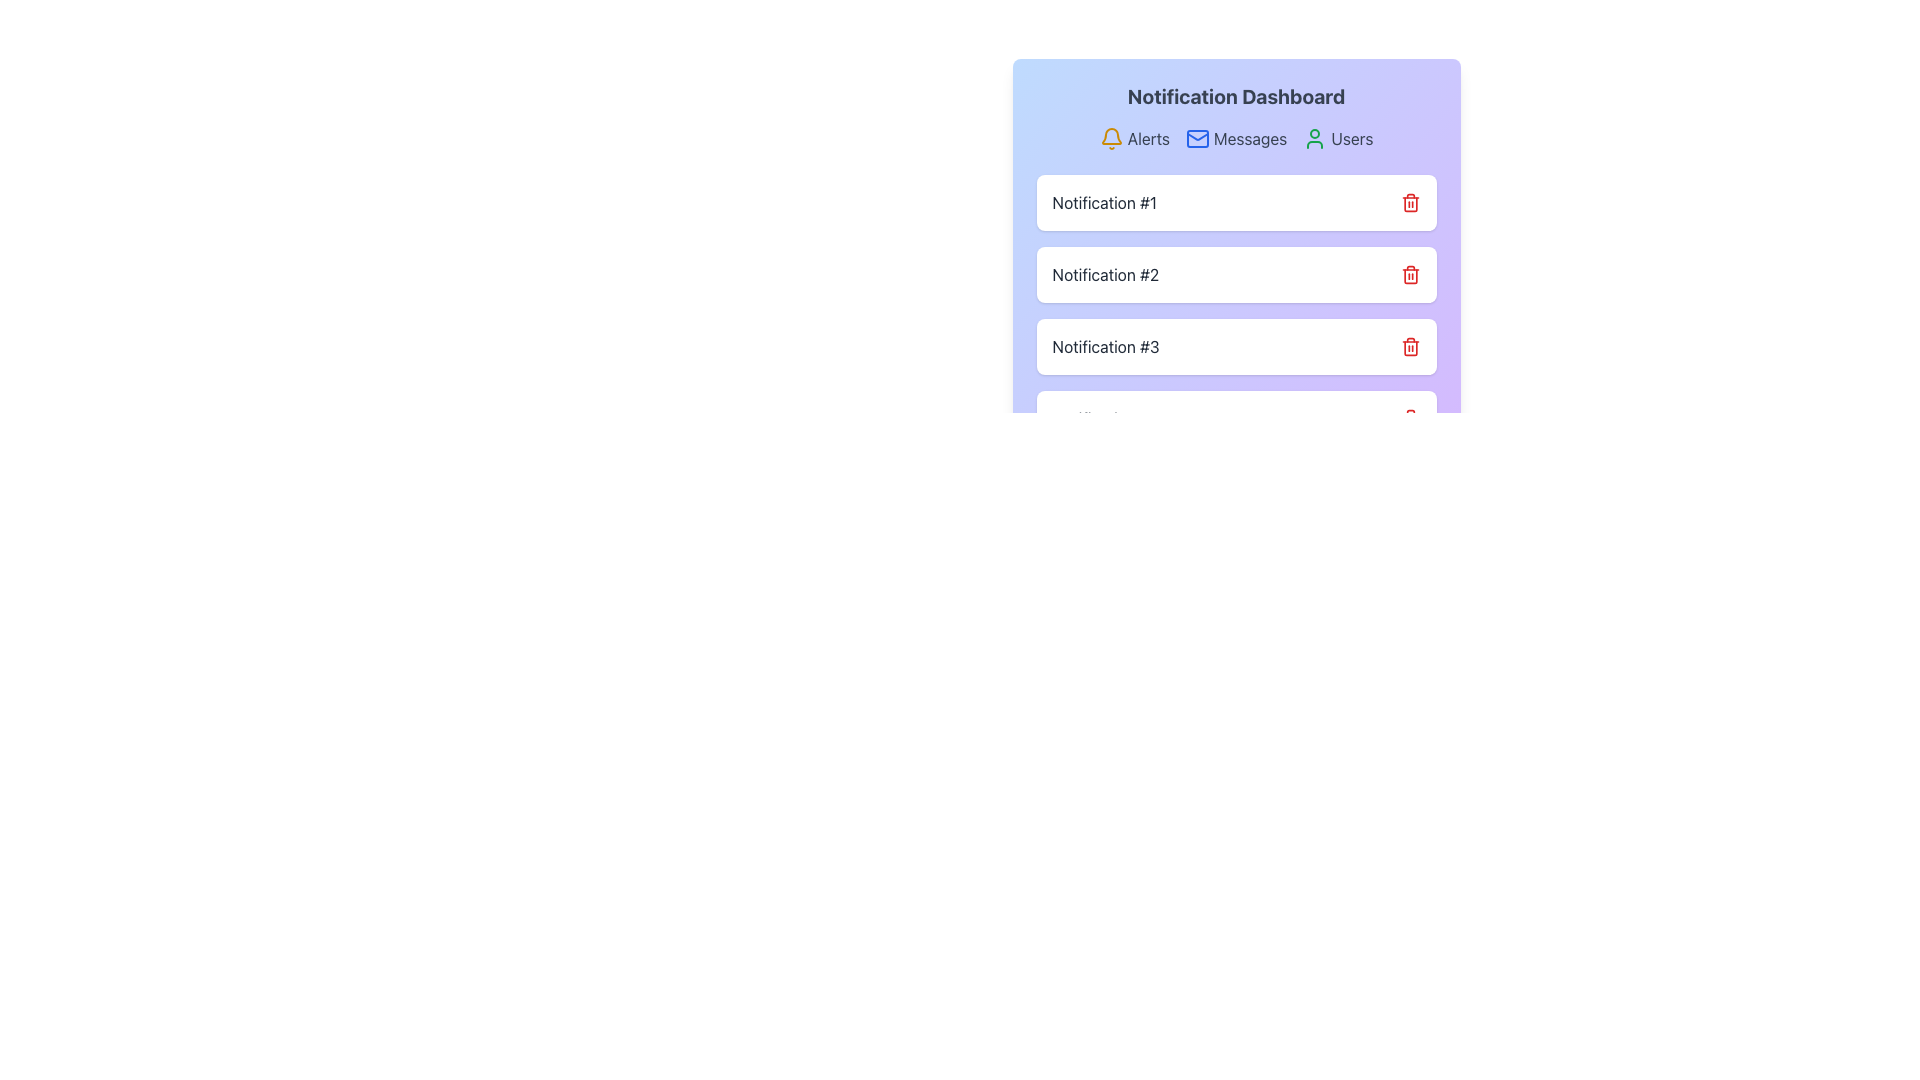 The width and height of the screenshot is (1920, 1080). I want to click on the Navigation Button labeled 'Messages' with an envelope-shaped icon, so click(1235, 137).